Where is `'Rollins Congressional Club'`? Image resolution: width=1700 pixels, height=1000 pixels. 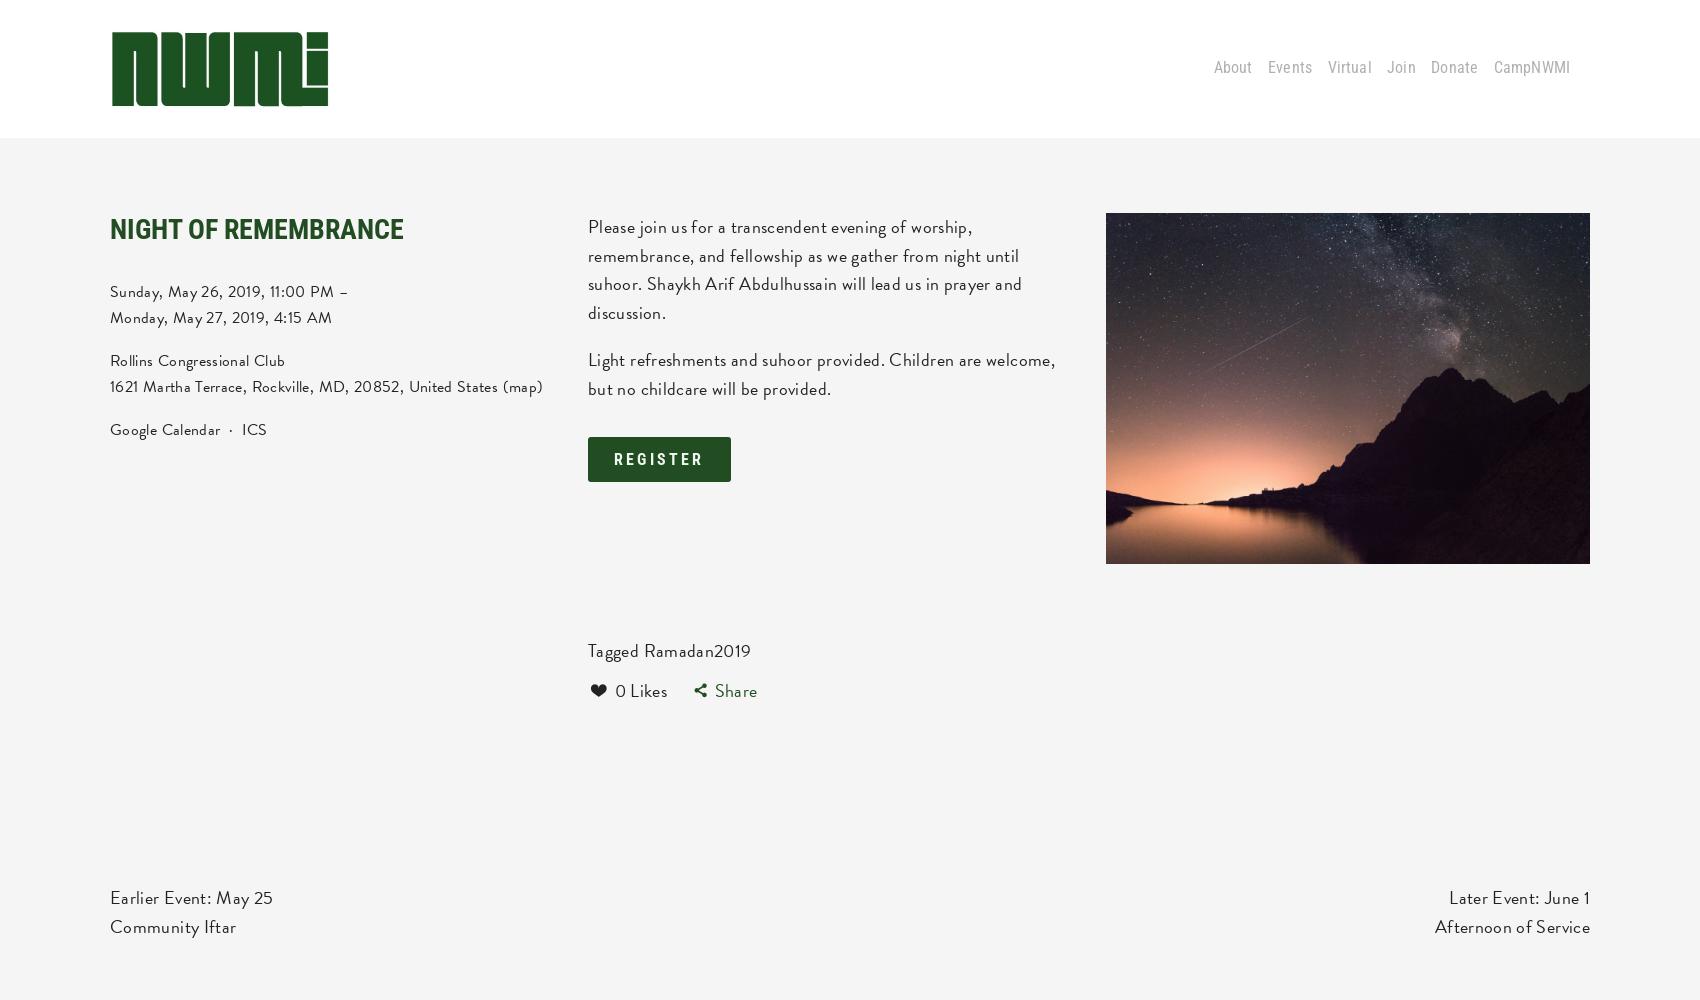 'Rollins Congressional Club' is located at coordinates (196, 360).